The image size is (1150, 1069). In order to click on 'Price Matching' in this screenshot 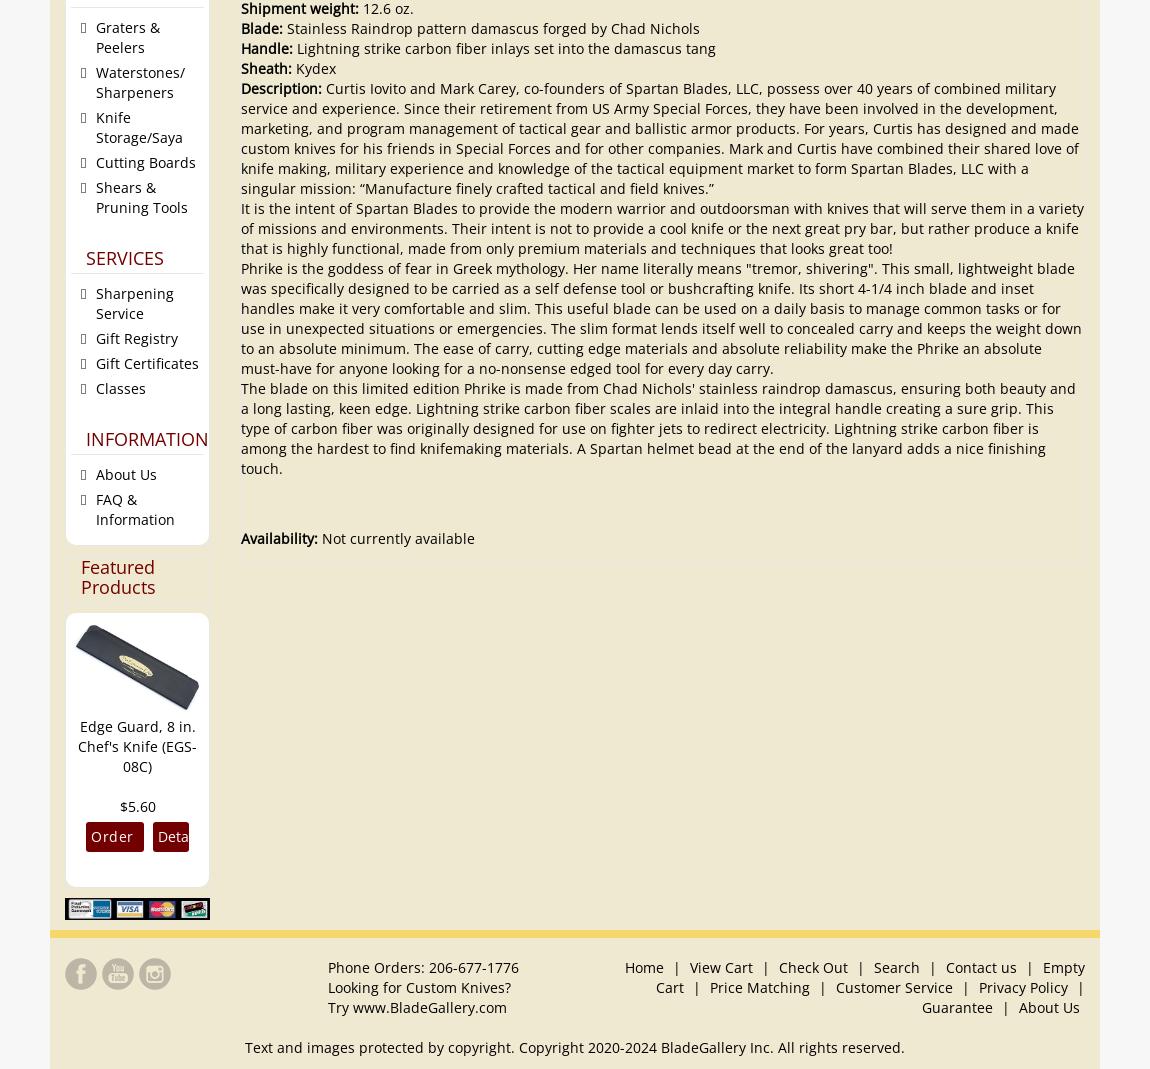, I will do `click(759, 986)`.